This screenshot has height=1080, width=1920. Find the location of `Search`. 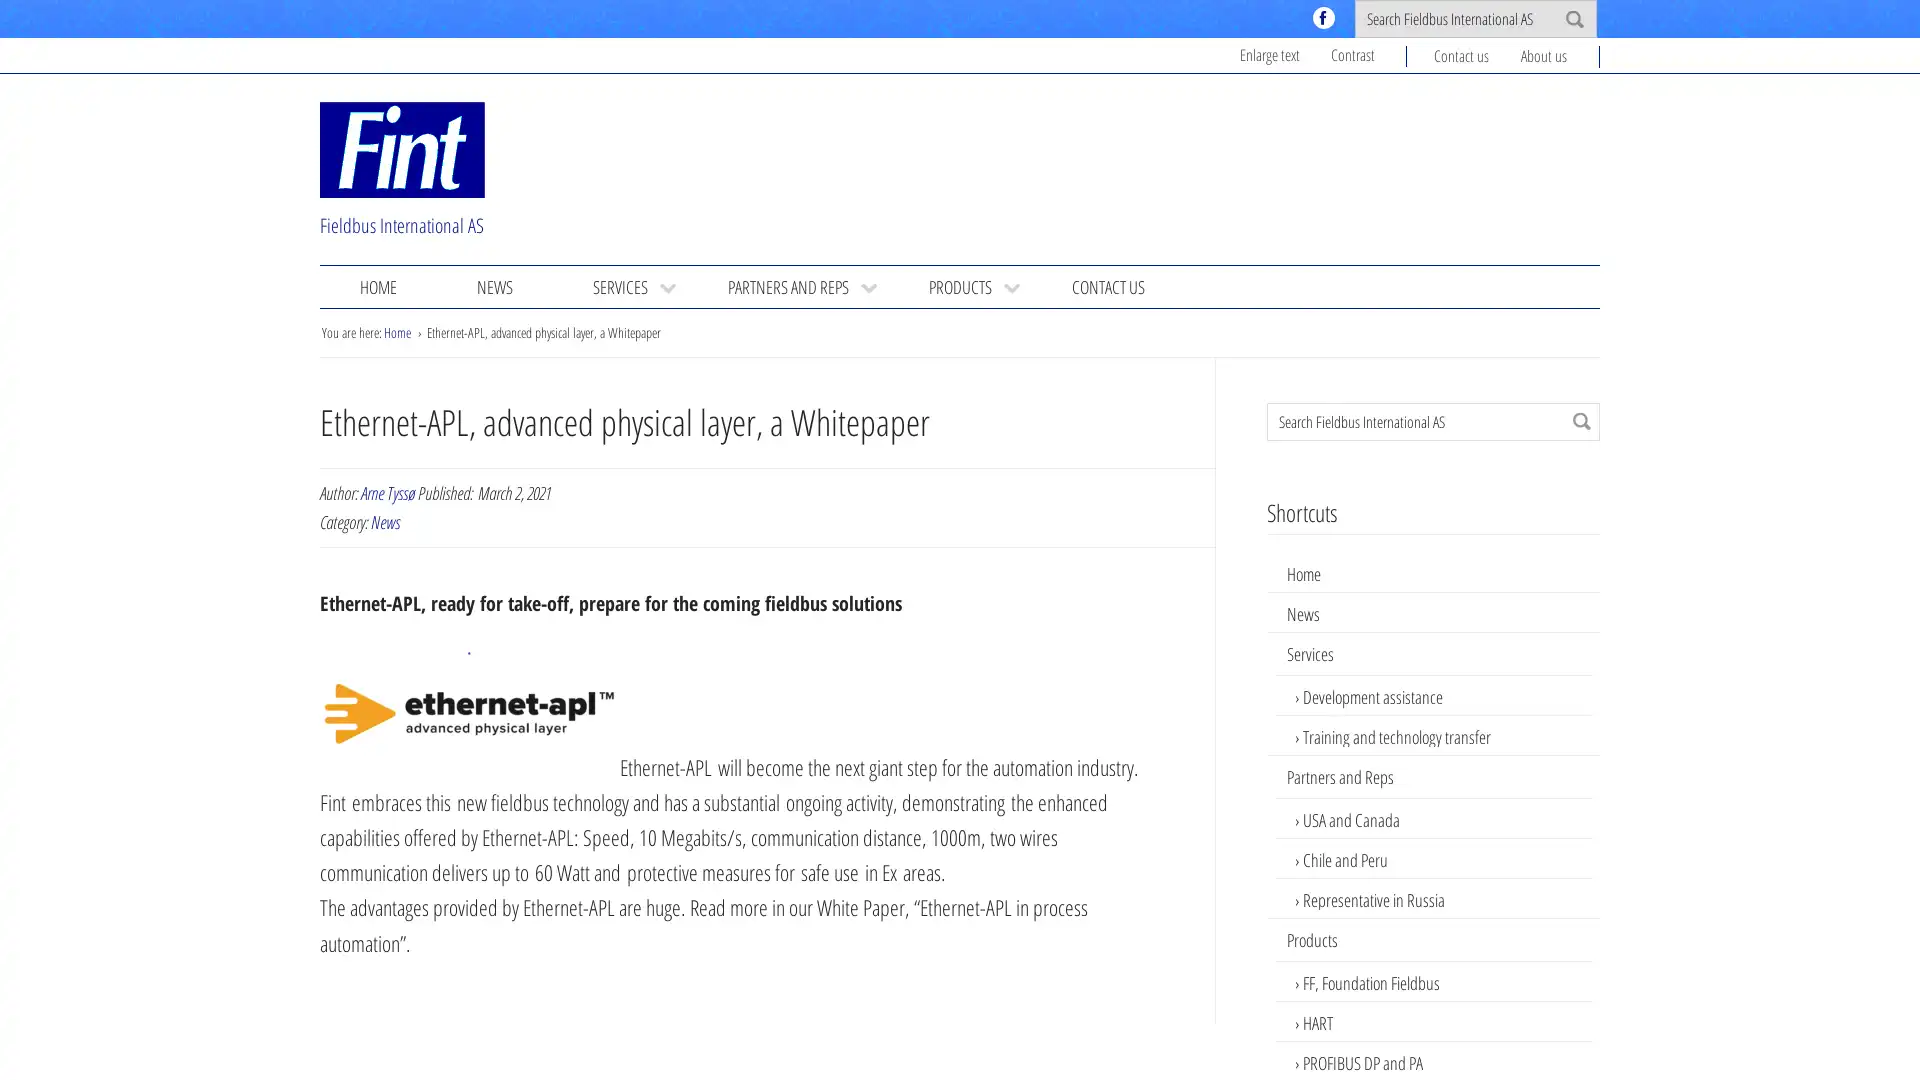

Search is located at coordinates (1573, 19).